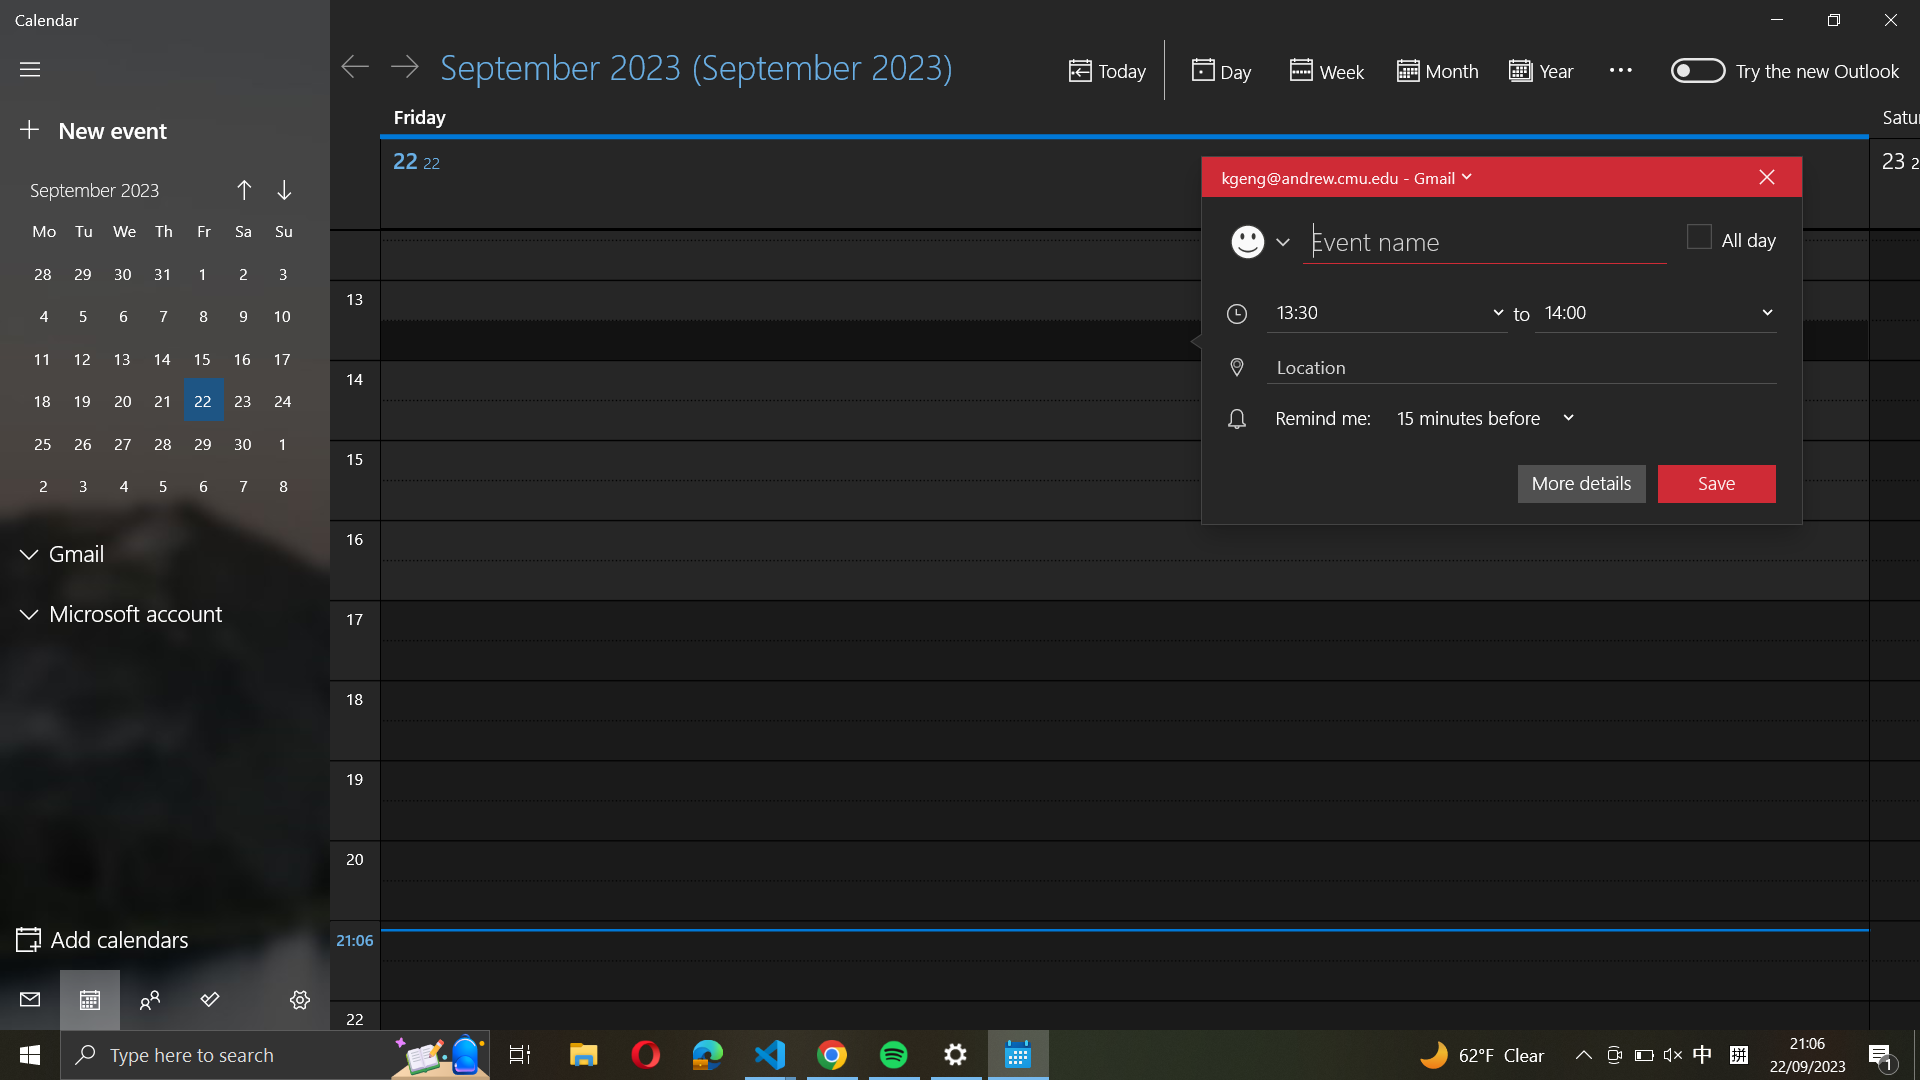 Image resolution: width=1920 pixels, height=1080 pixels. I want to click on the weekly scheduling calendar, so click(1324, 70).